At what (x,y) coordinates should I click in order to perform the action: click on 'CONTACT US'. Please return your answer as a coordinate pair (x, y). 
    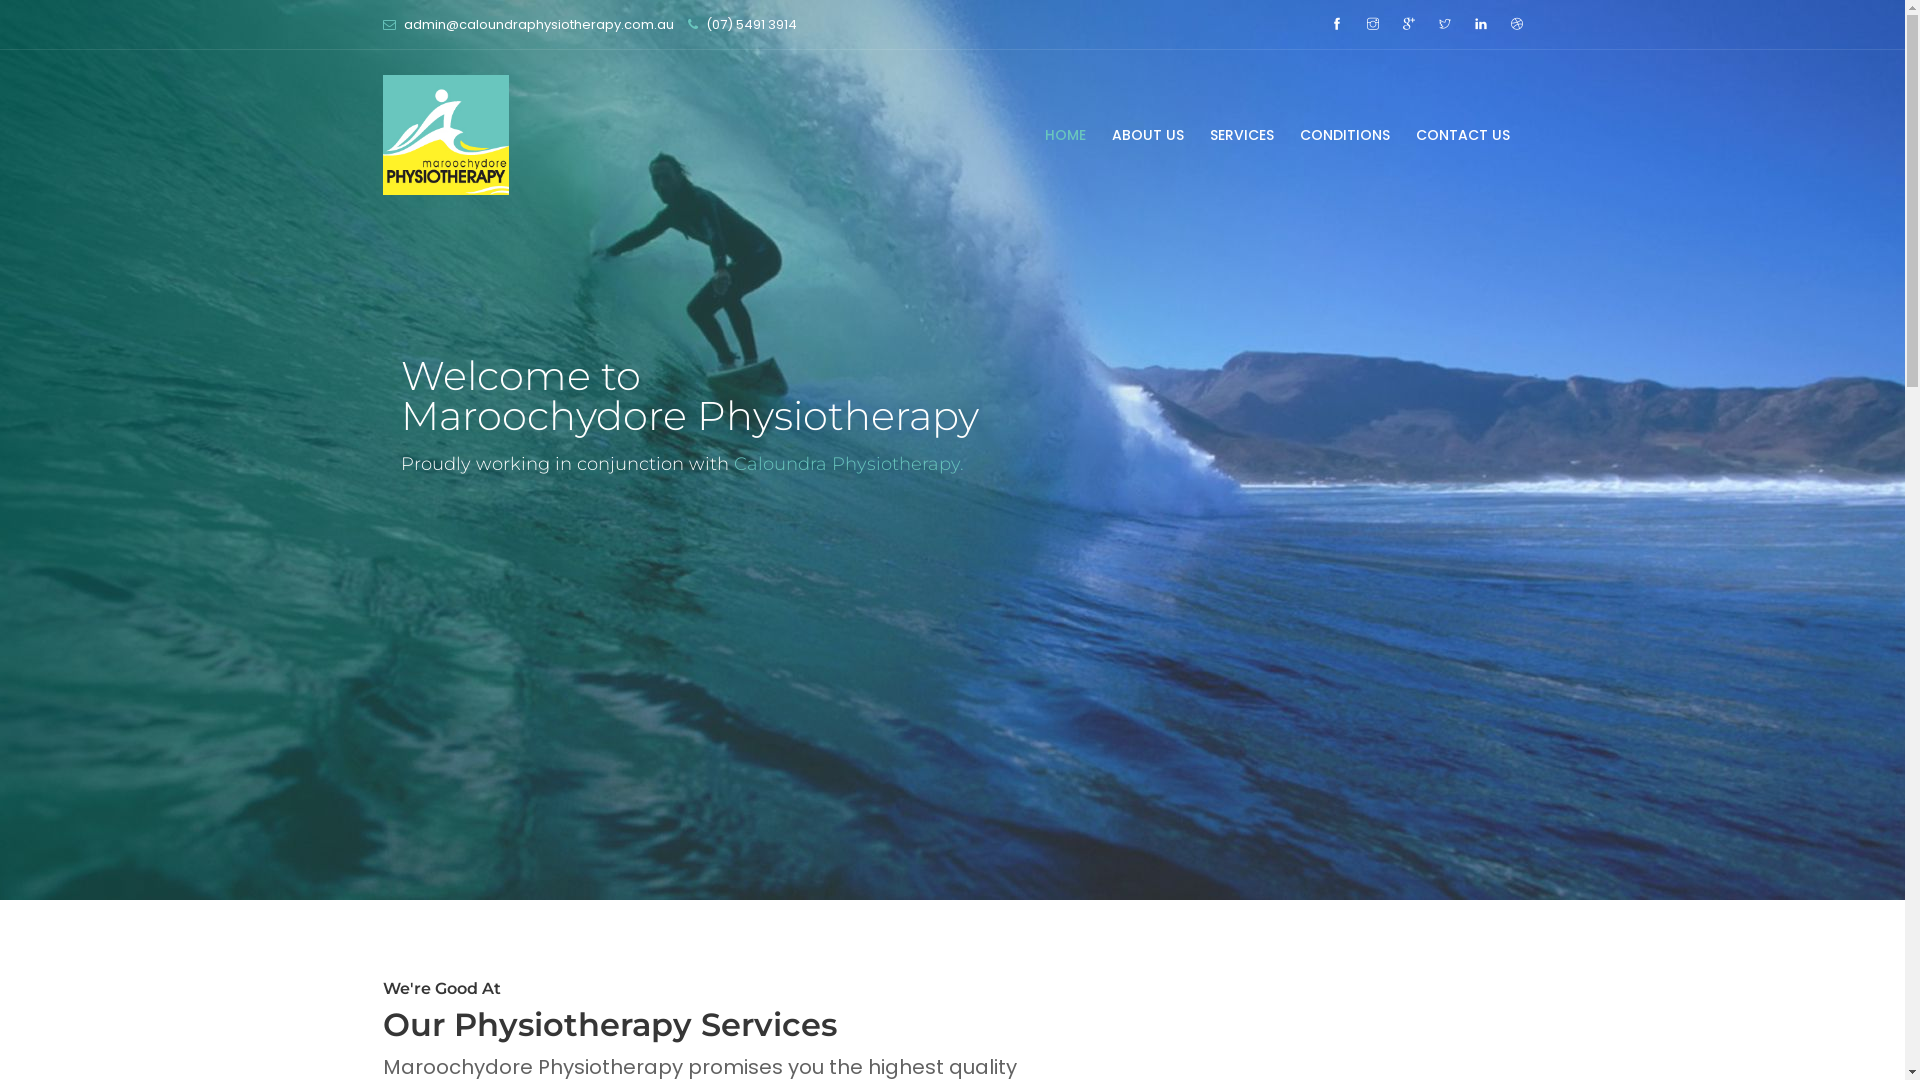
    Looking at the image, I should click on (1400, 135).